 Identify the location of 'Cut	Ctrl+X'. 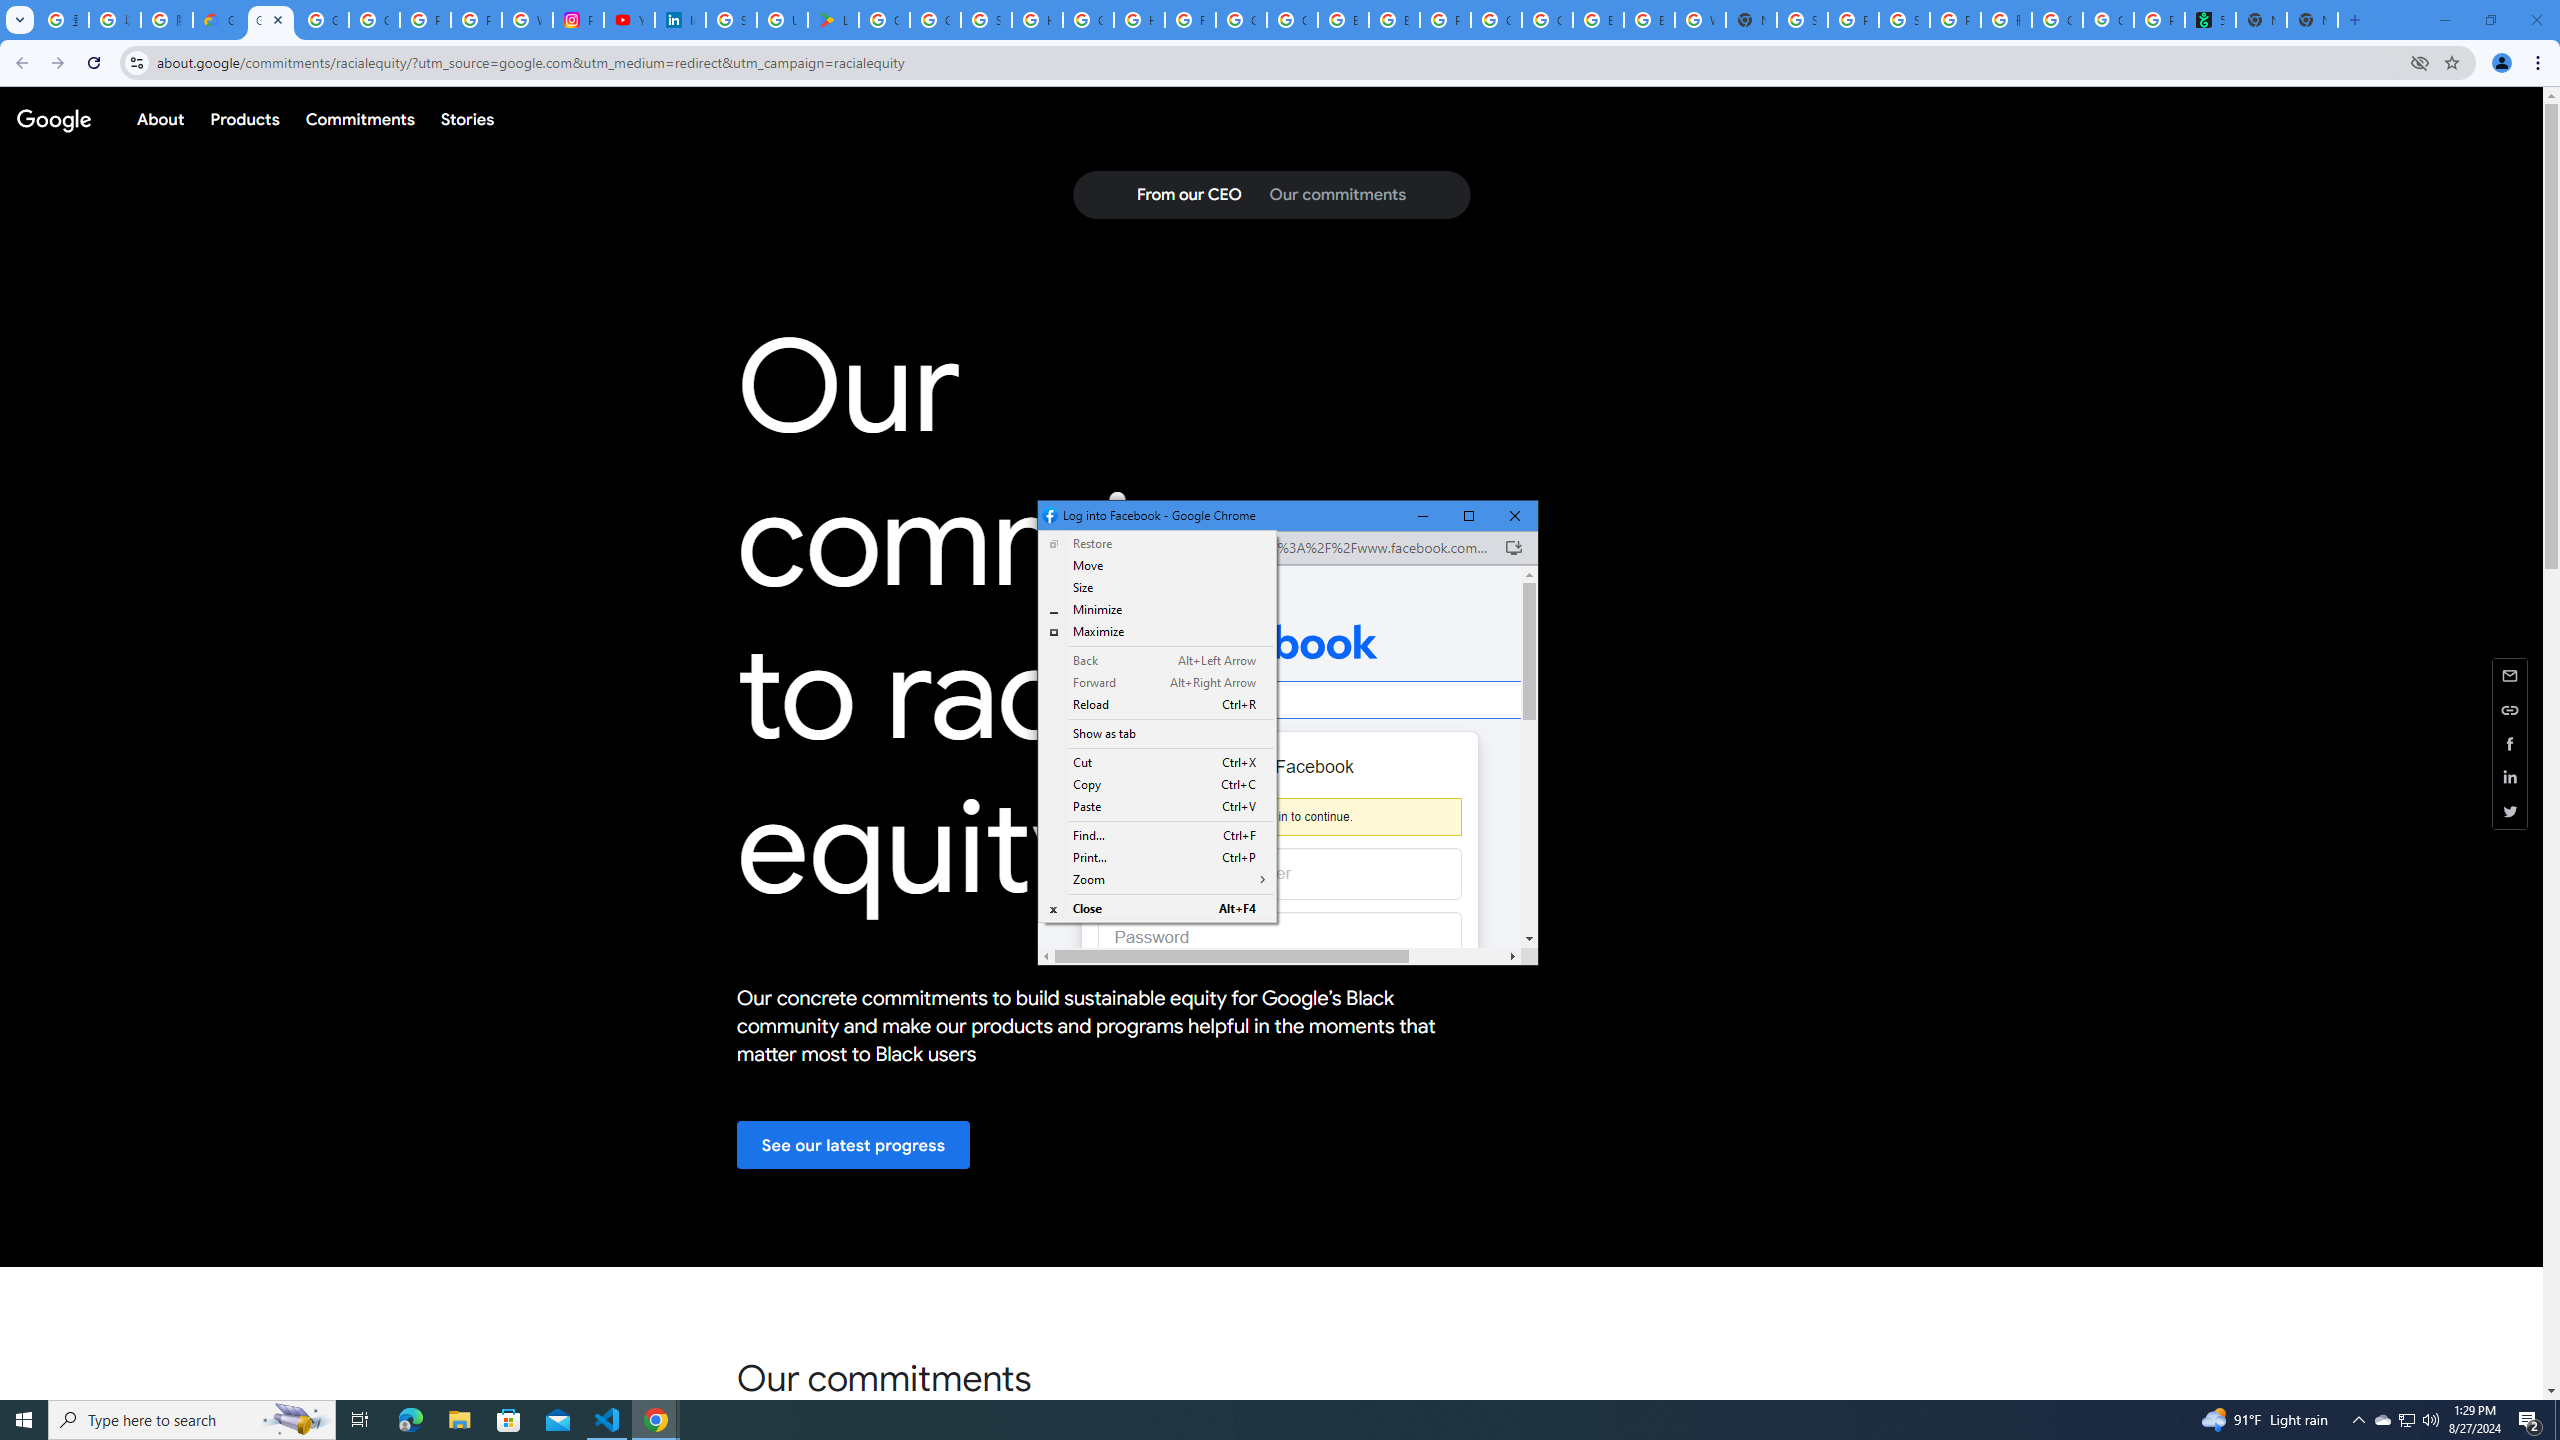
(1157, 762).